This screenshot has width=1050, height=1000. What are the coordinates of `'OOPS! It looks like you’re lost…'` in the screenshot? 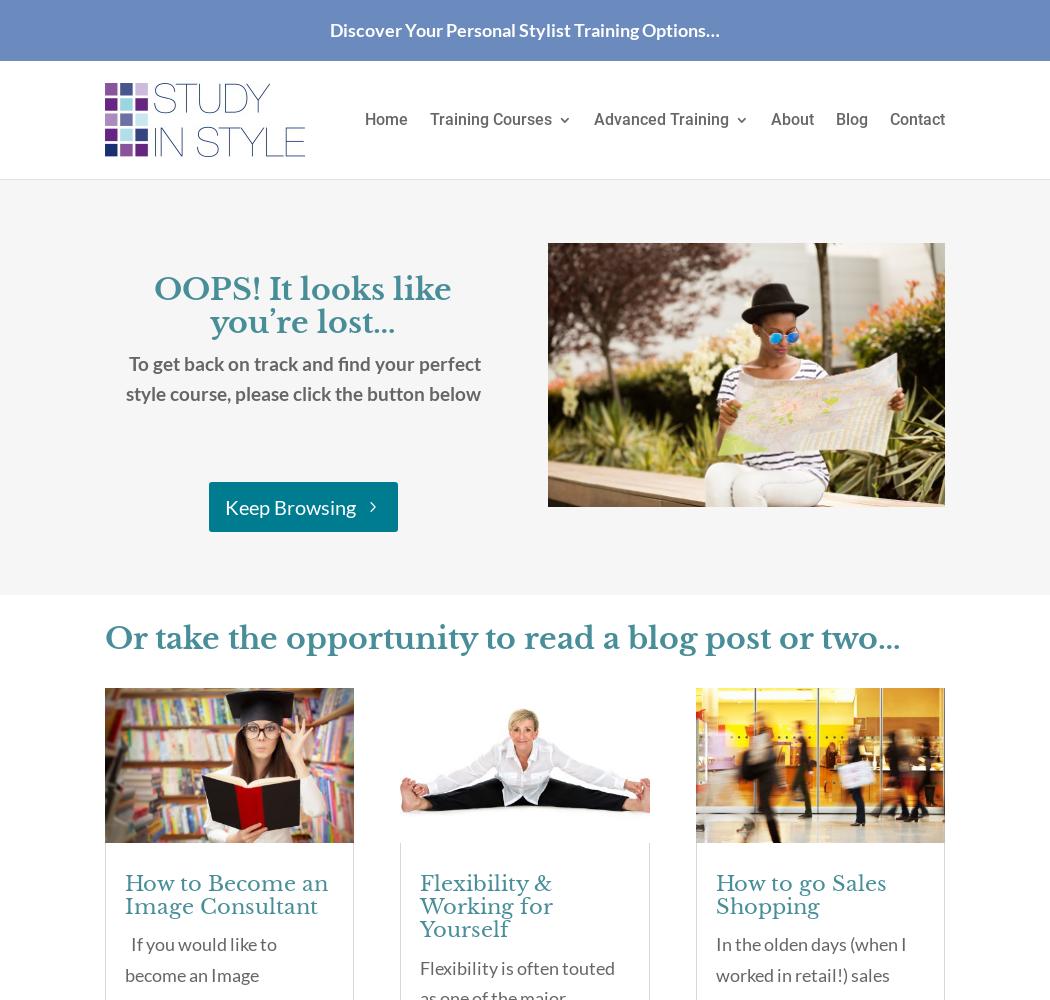 It's located at (303, 305).